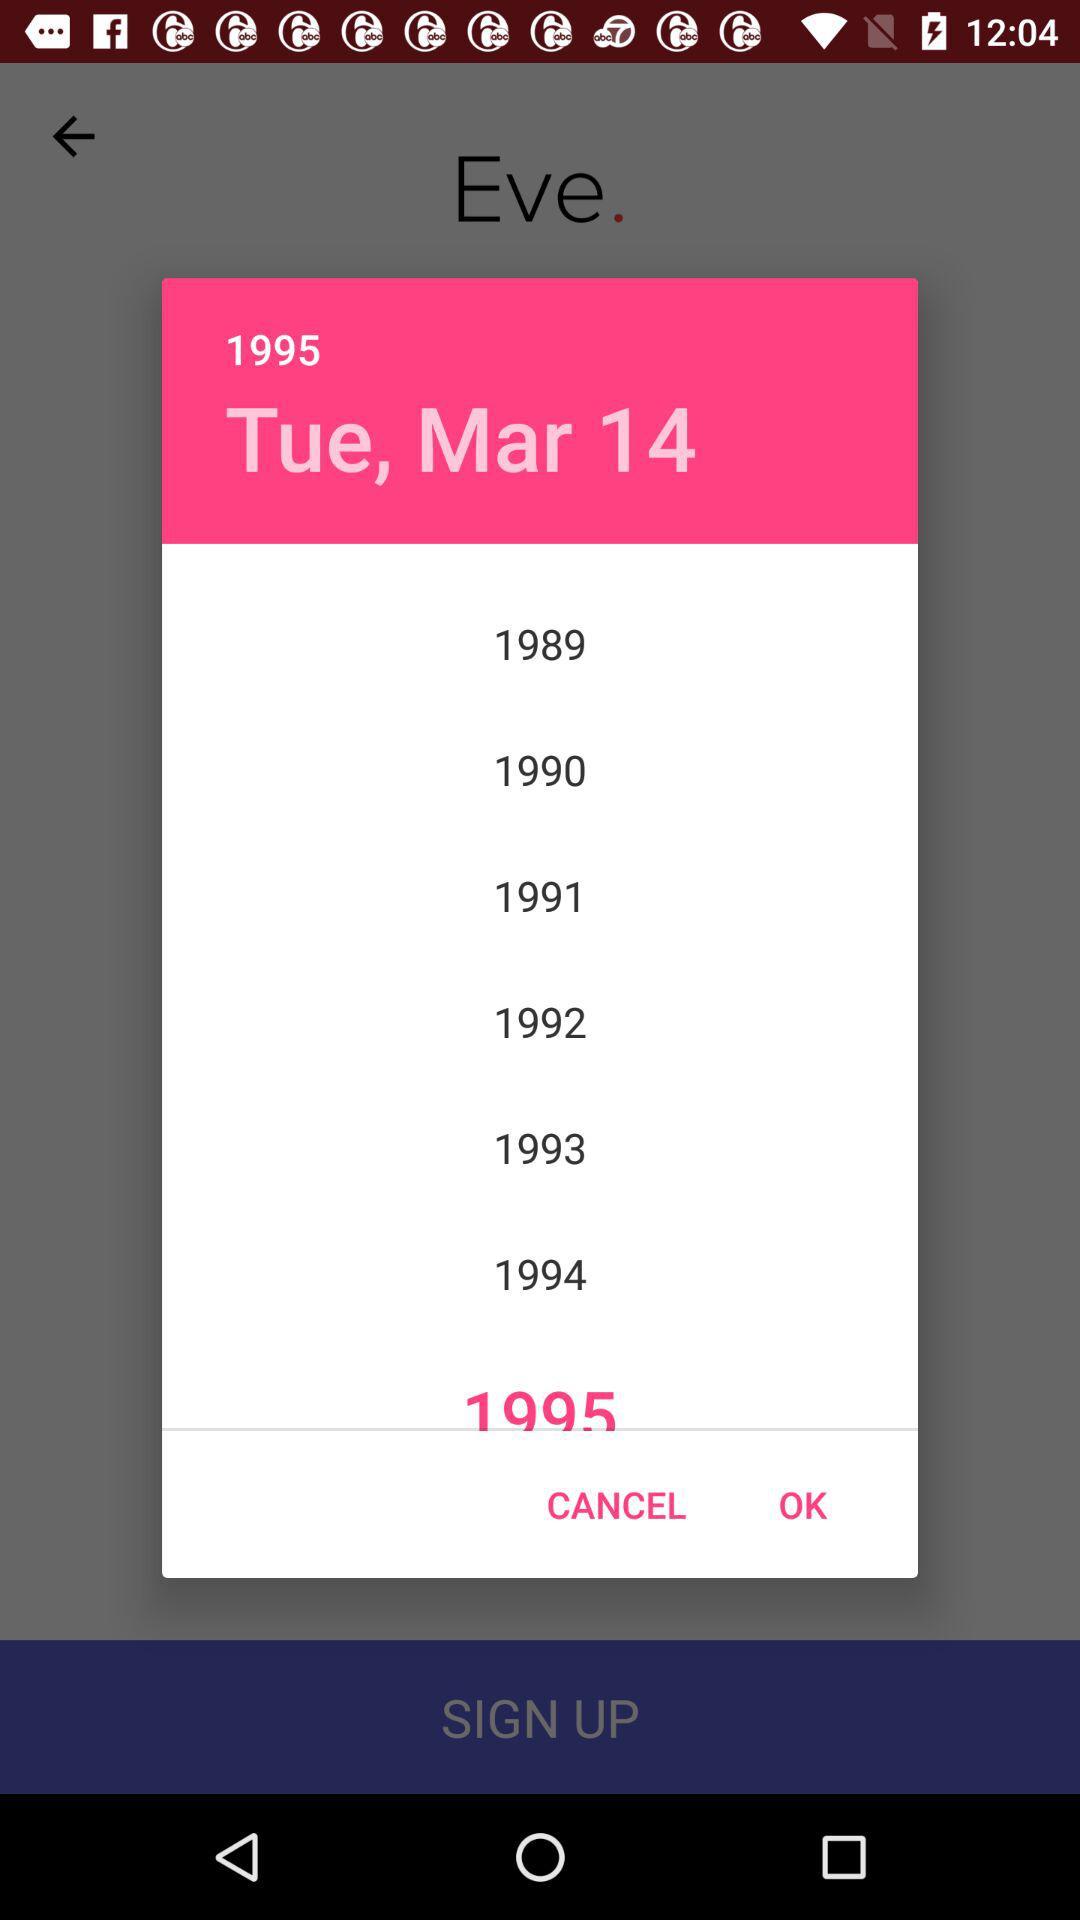 This screenshot has width=1080, height=1920. Describe the element at coordinates (615, 1504) in the screenshot. I see `the item to the left of ok icon` at that location.